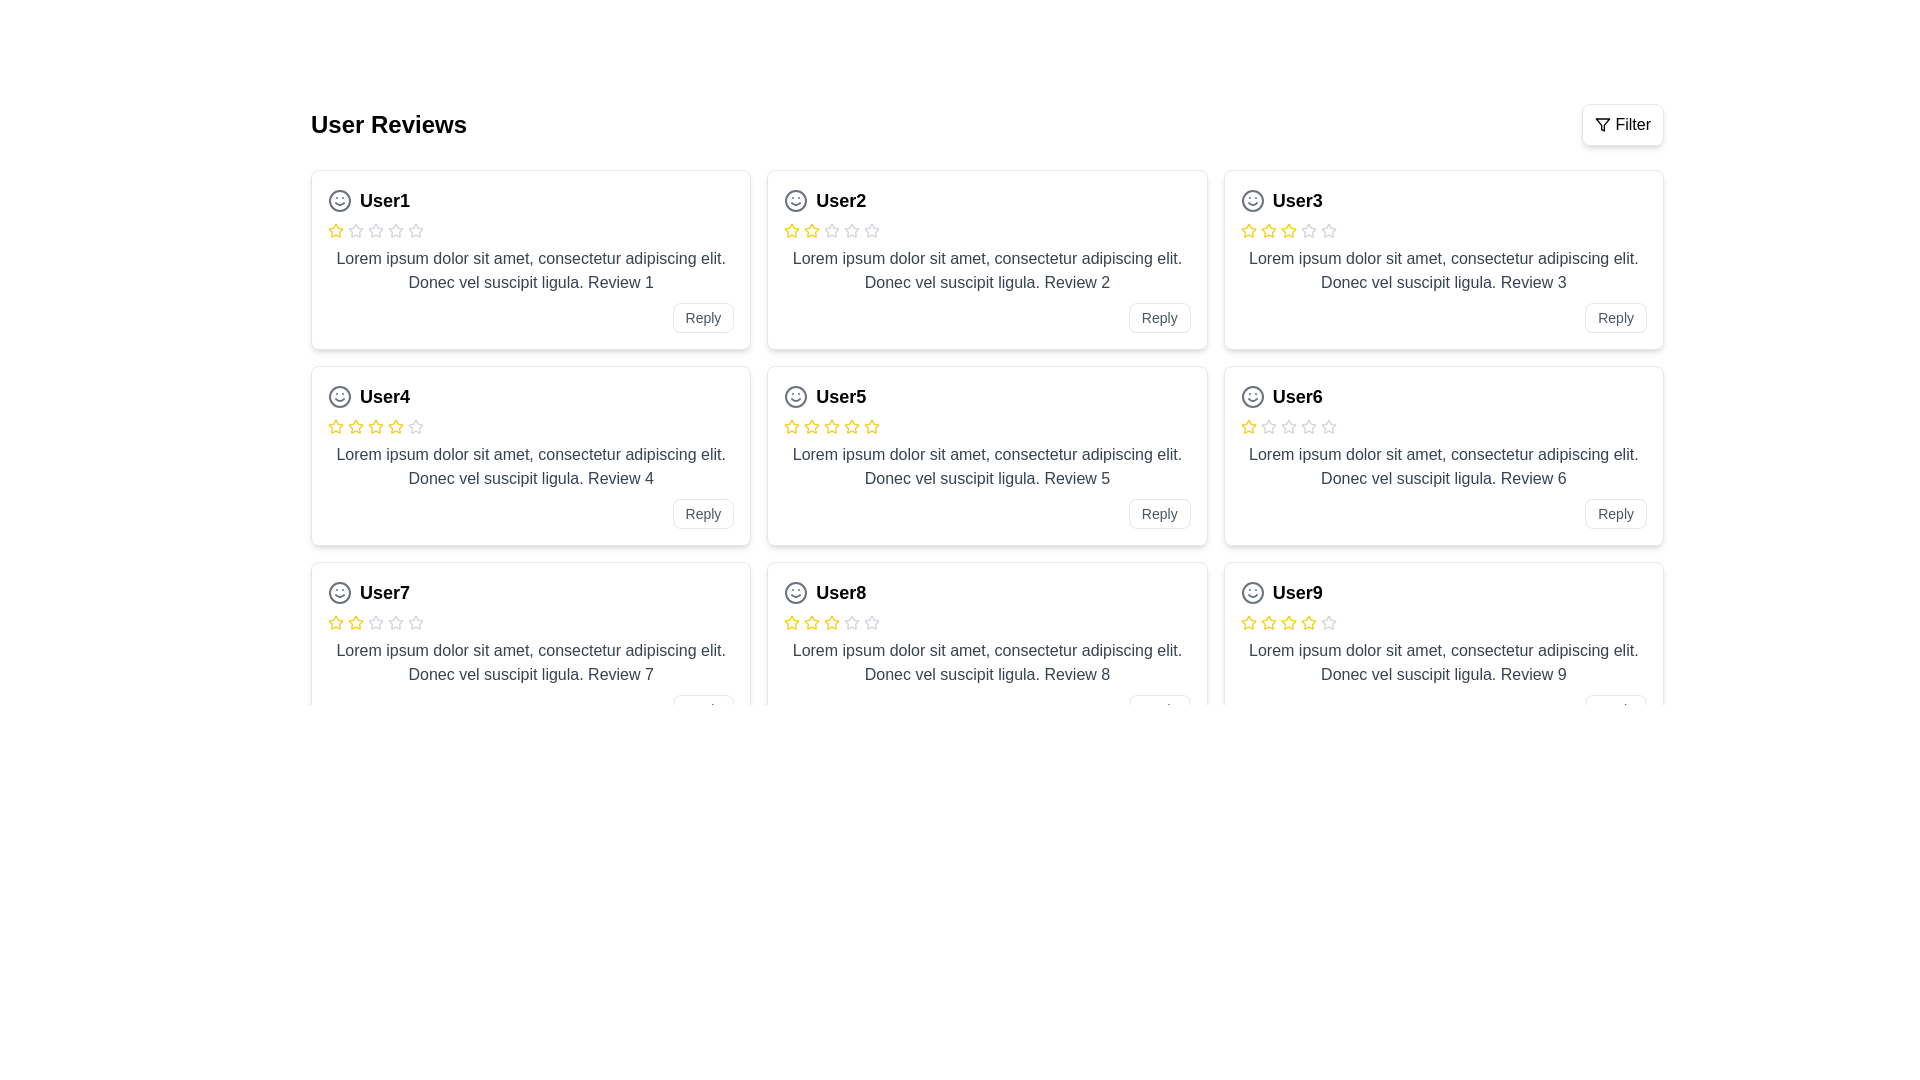 The image size is (1920, 1080). Describe the element at coordinates (832, 425) in the screenshot. I see `the third filled yellow star icon in the rating system of 'User5 Review' to rate it` at that location.